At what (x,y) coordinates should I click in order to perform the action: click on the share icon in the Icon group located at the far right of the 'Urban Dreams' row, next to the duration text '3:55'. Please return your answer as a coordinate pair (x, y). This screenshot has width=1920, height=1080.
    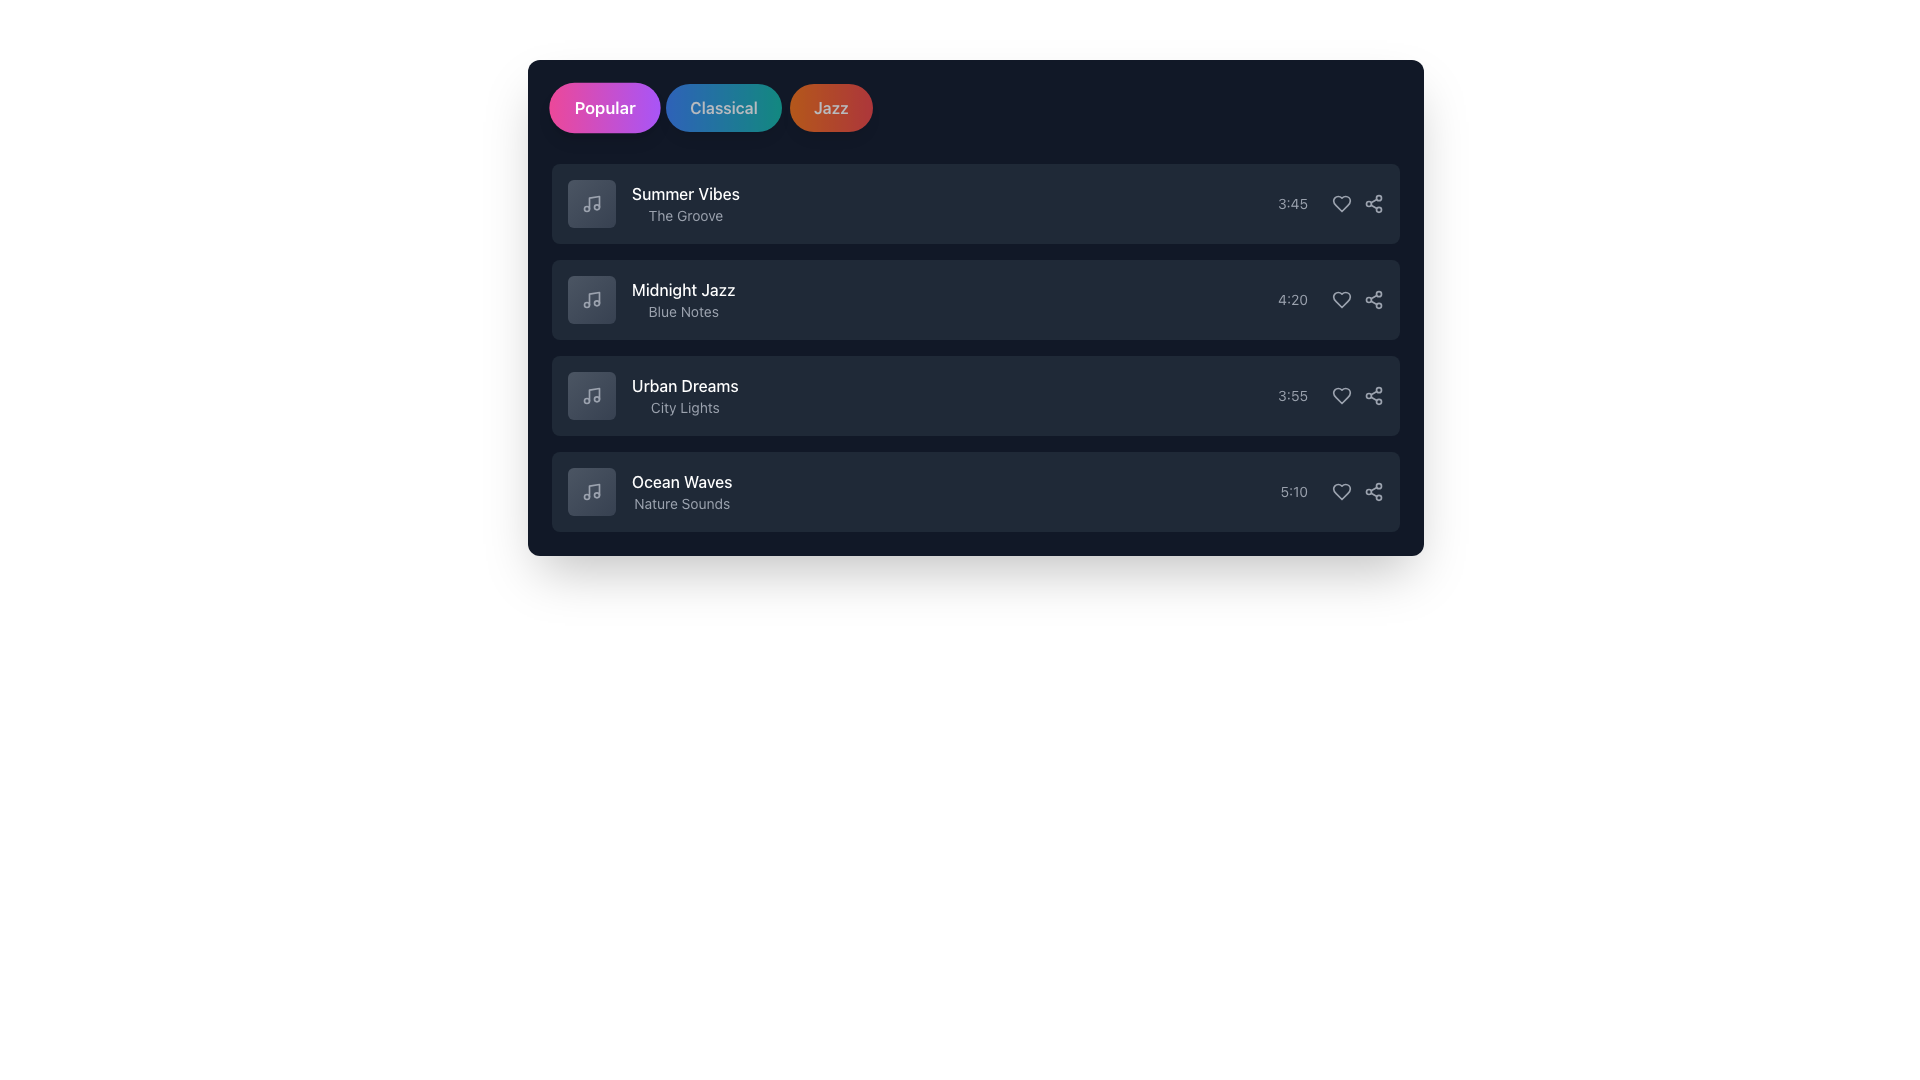
    Looking at the image, I should click on (1358, 396).